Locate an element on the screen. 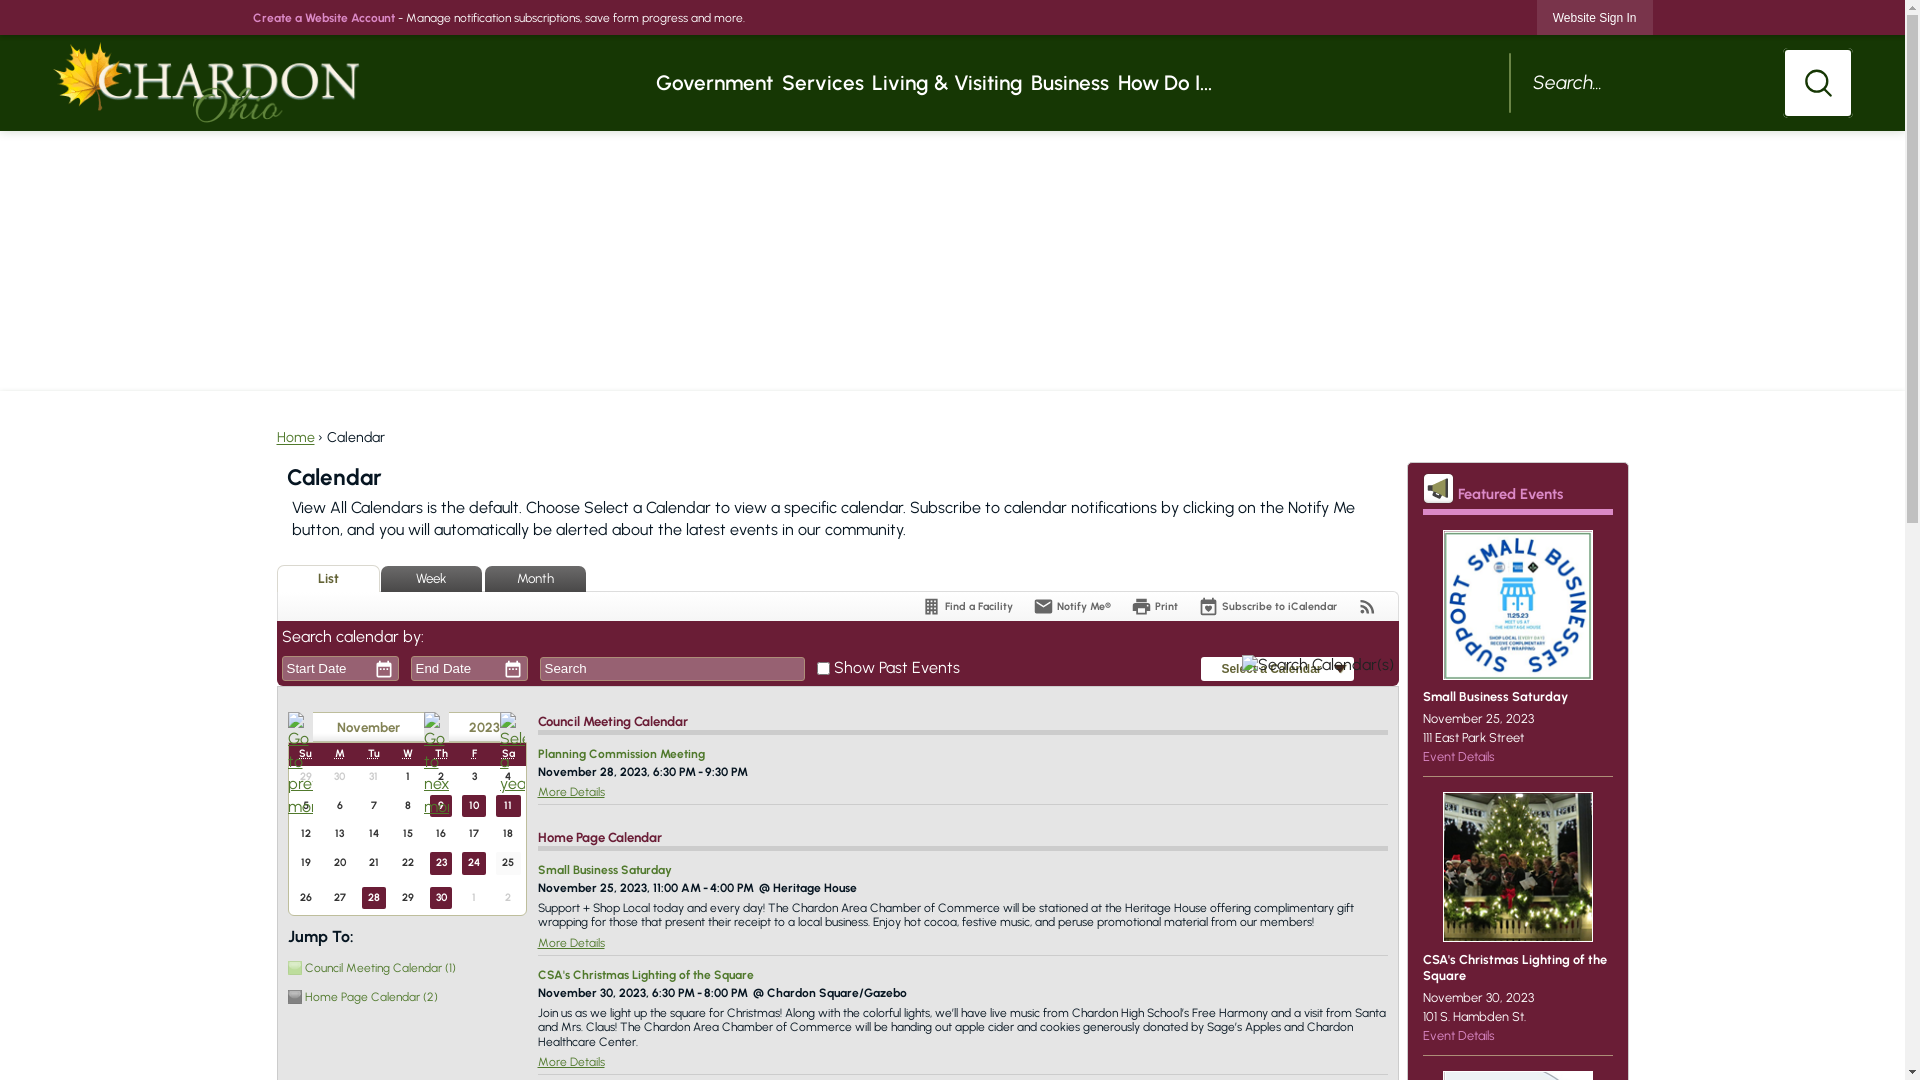 The image size is (1920, 1080). 'Home' is located at coordinates (293, 436).